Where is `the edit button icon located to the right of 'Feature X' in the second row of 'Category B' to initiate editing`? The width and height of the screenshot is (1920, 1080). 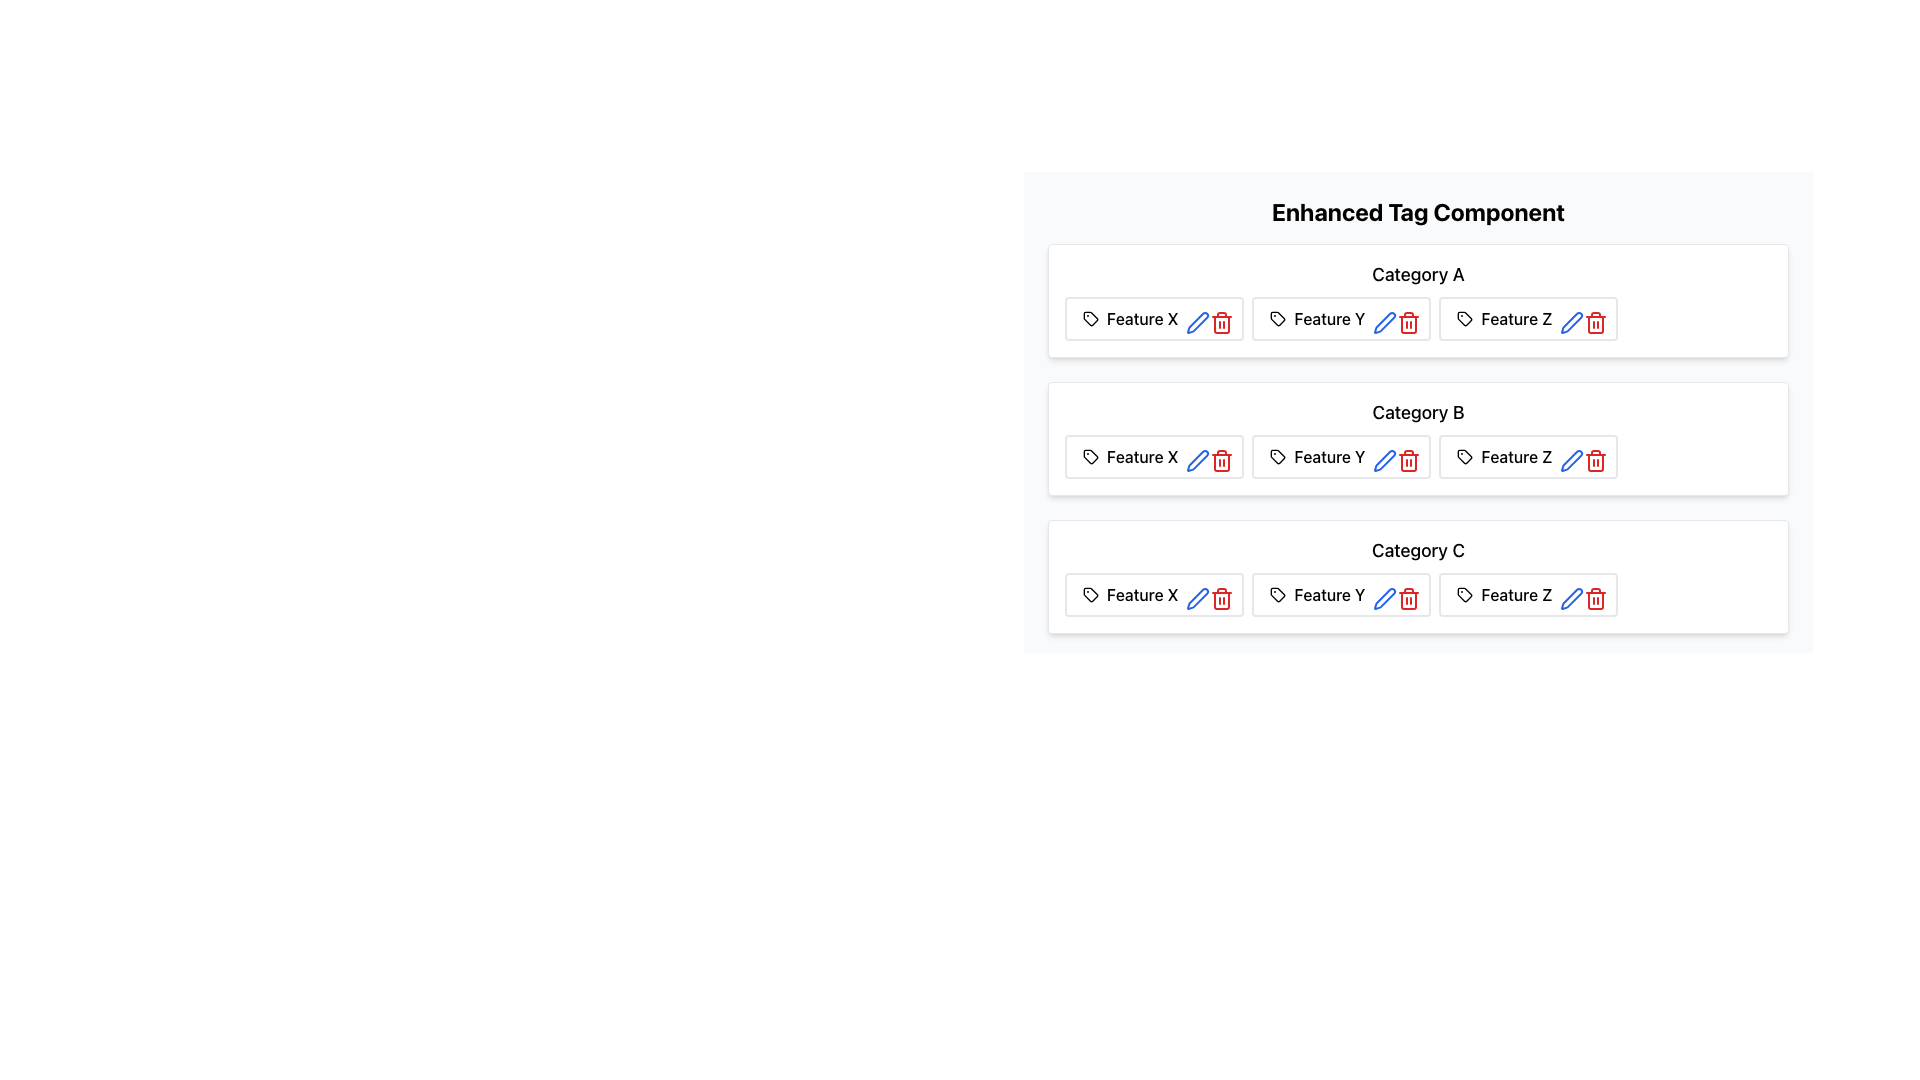
the edit button icon located to the right of 'Feature X' in the second row of 'Category B' to initiate editing is located at coordinates (1194, 456).